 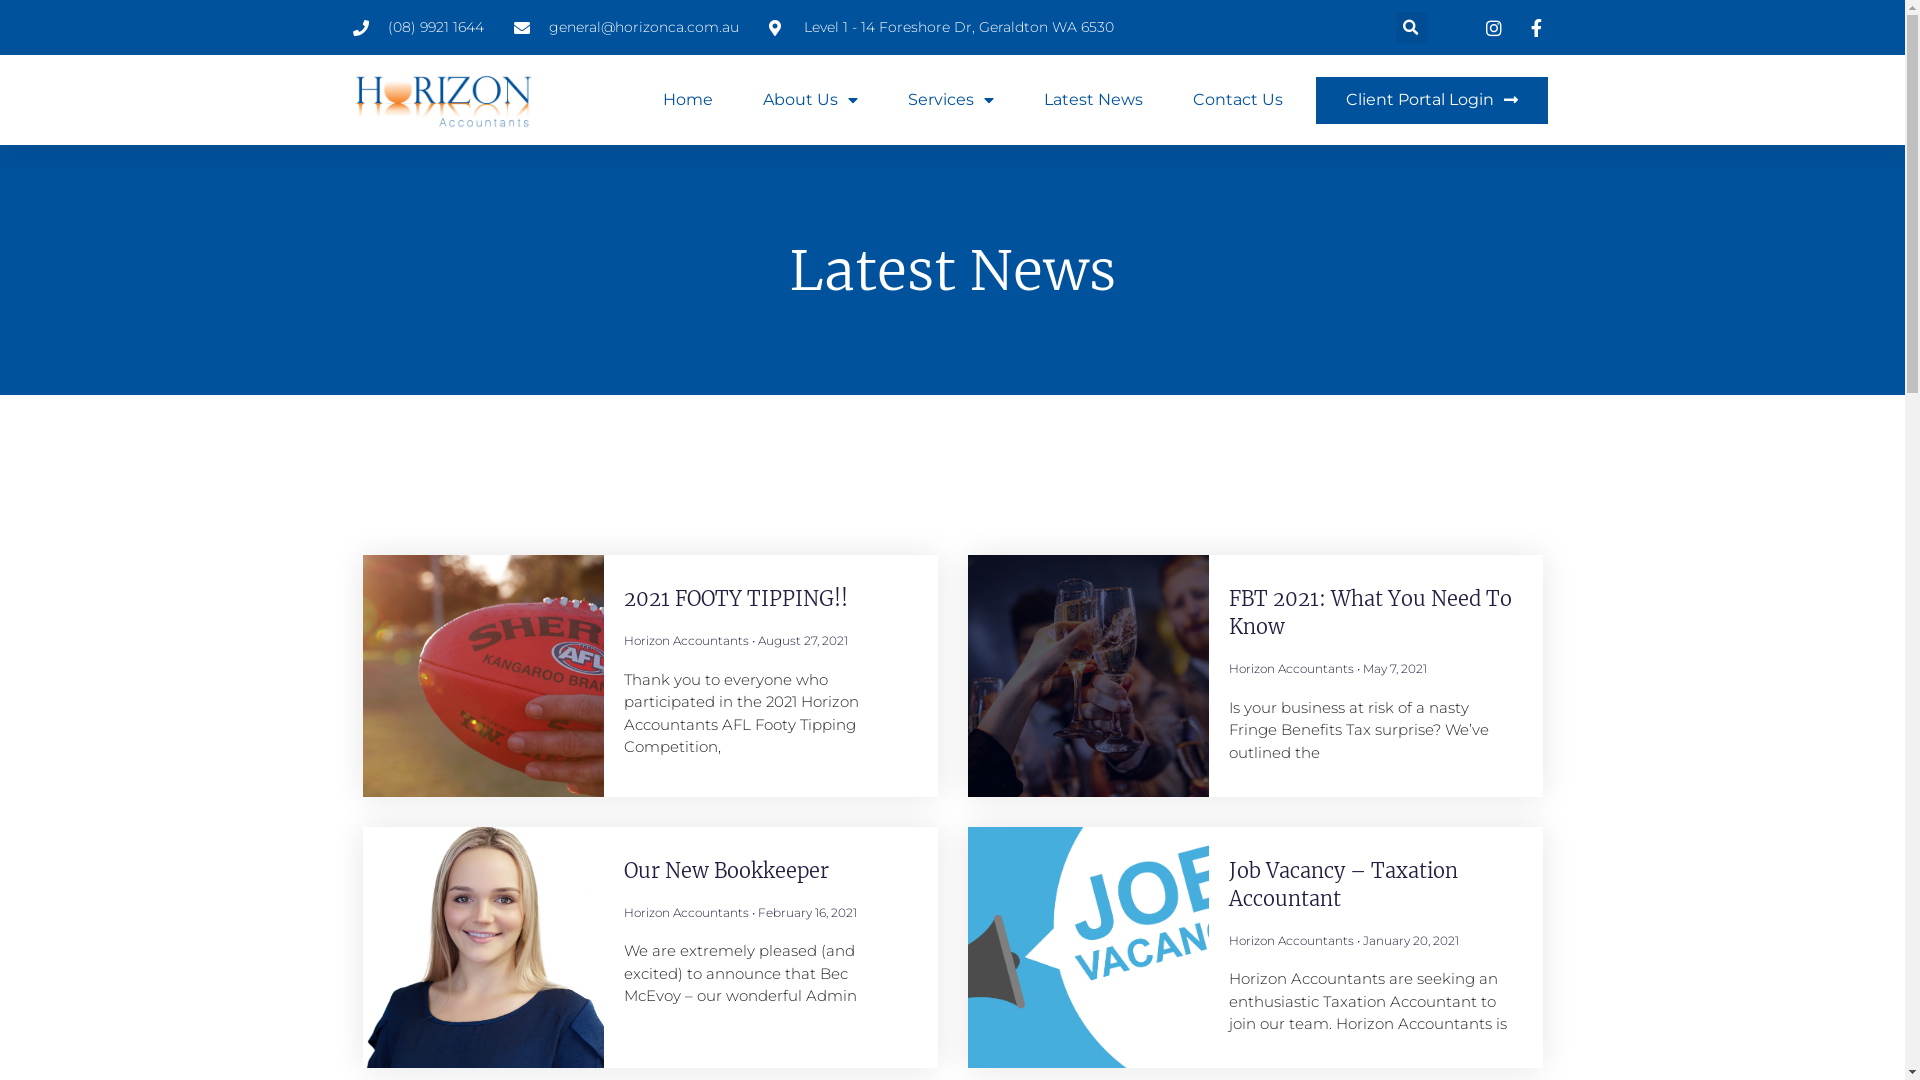 I want to click on 'Our New Bookkeeper', so click(x=725, y=869).